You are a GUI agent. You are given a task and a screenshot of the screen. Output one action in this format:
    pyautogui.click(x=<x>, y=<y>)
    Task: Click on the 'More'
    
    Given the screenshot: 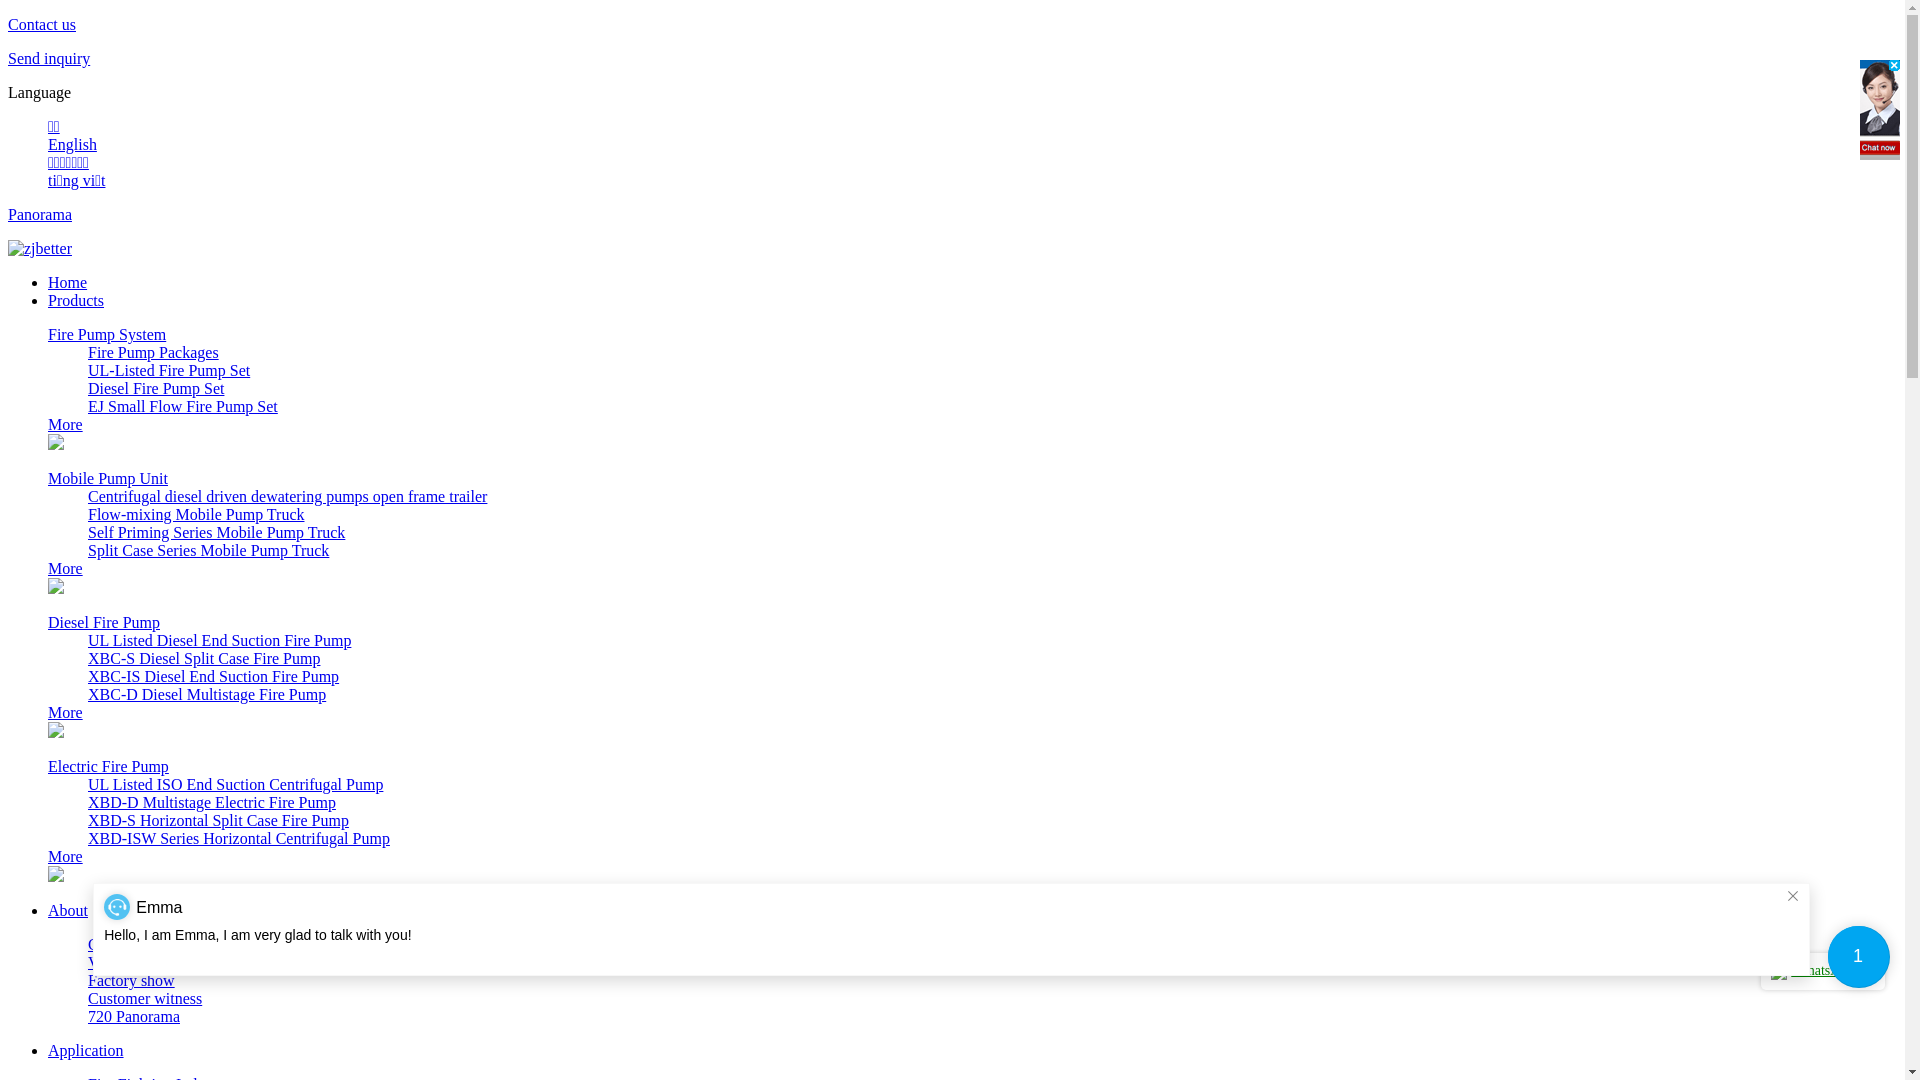 What is the action you would take?
    pyautogui.click(x=65, y=855)
    